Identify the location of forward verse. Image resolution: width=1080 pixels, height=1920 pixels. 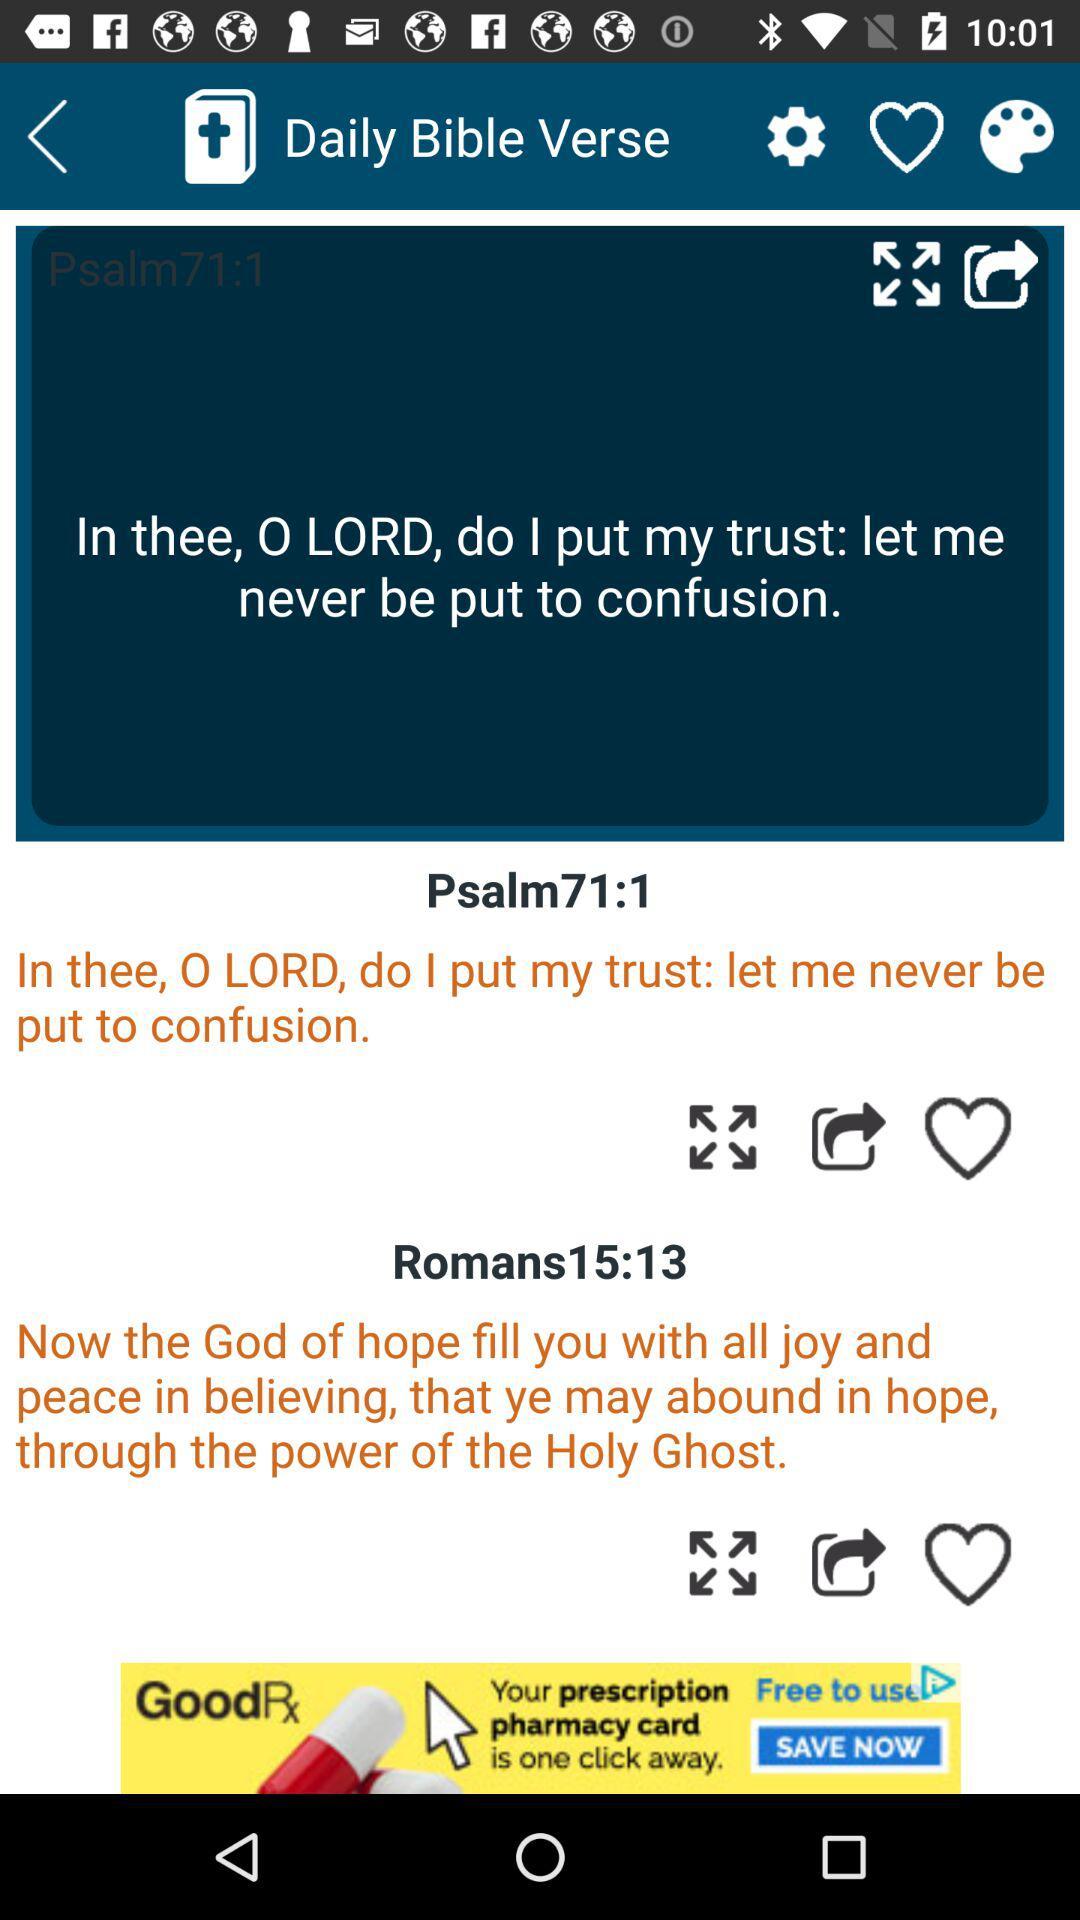
(848, 1136).